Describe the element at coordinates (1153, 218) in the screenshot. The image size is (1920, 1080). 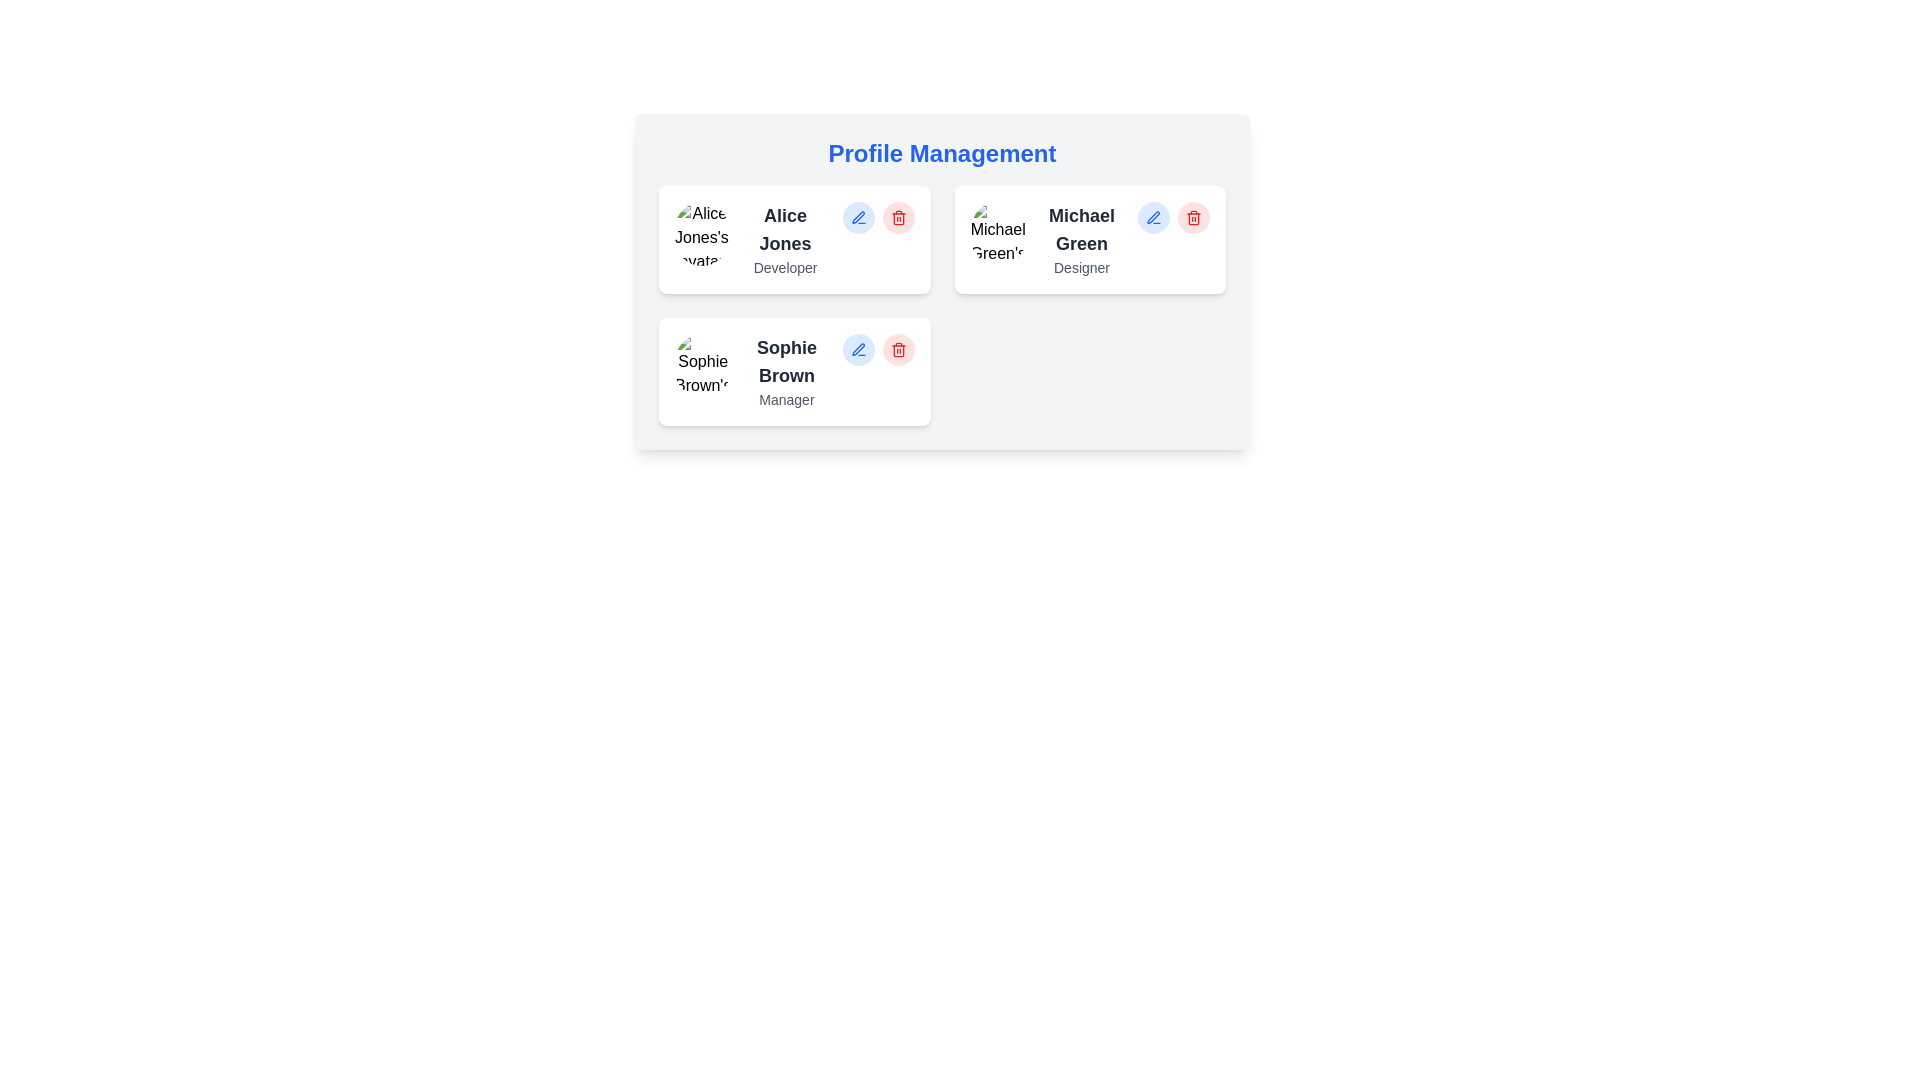
I see `the circular button with a light blue background and a pencil icon located within Michael Green's card to initiate an edit operation` at that location.